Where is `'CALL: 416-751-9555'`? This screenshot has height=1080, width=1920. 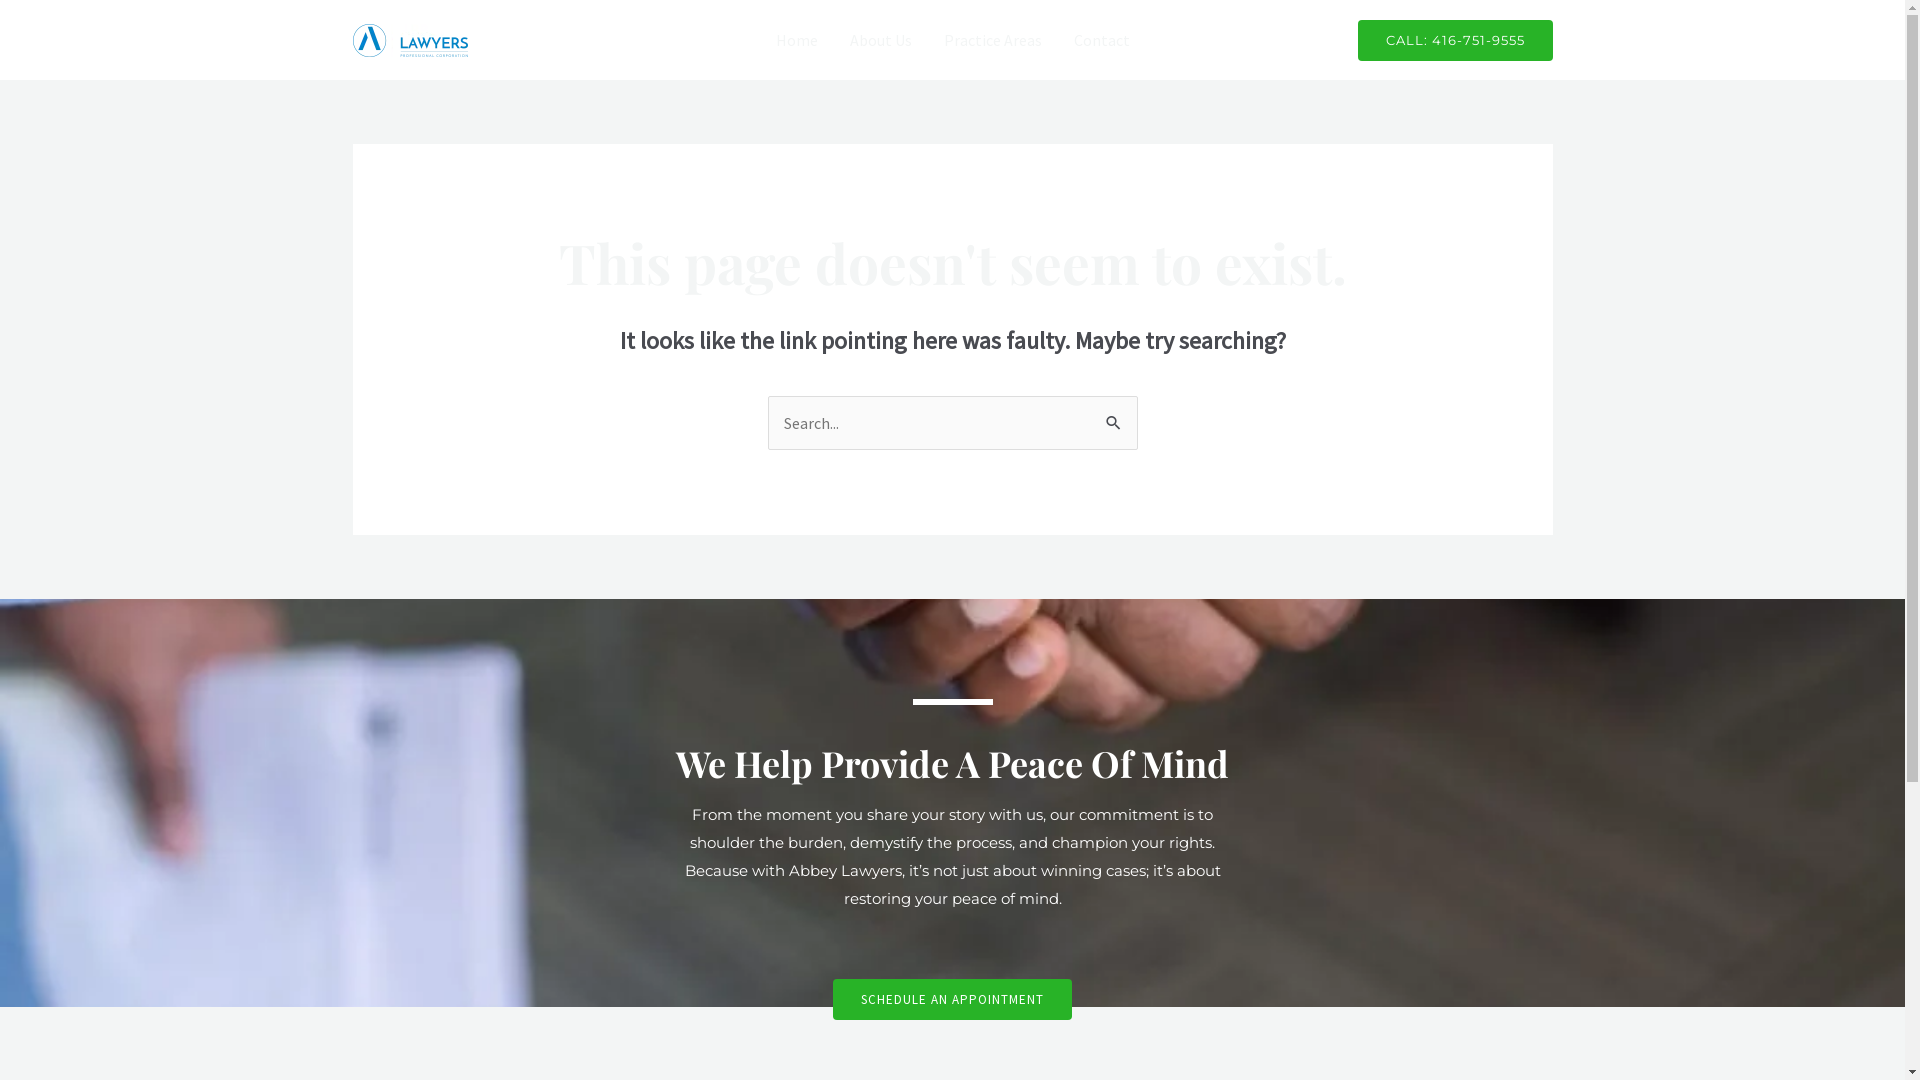
'CALL: 416-751-9555' is located at coordinates (1455, 40).